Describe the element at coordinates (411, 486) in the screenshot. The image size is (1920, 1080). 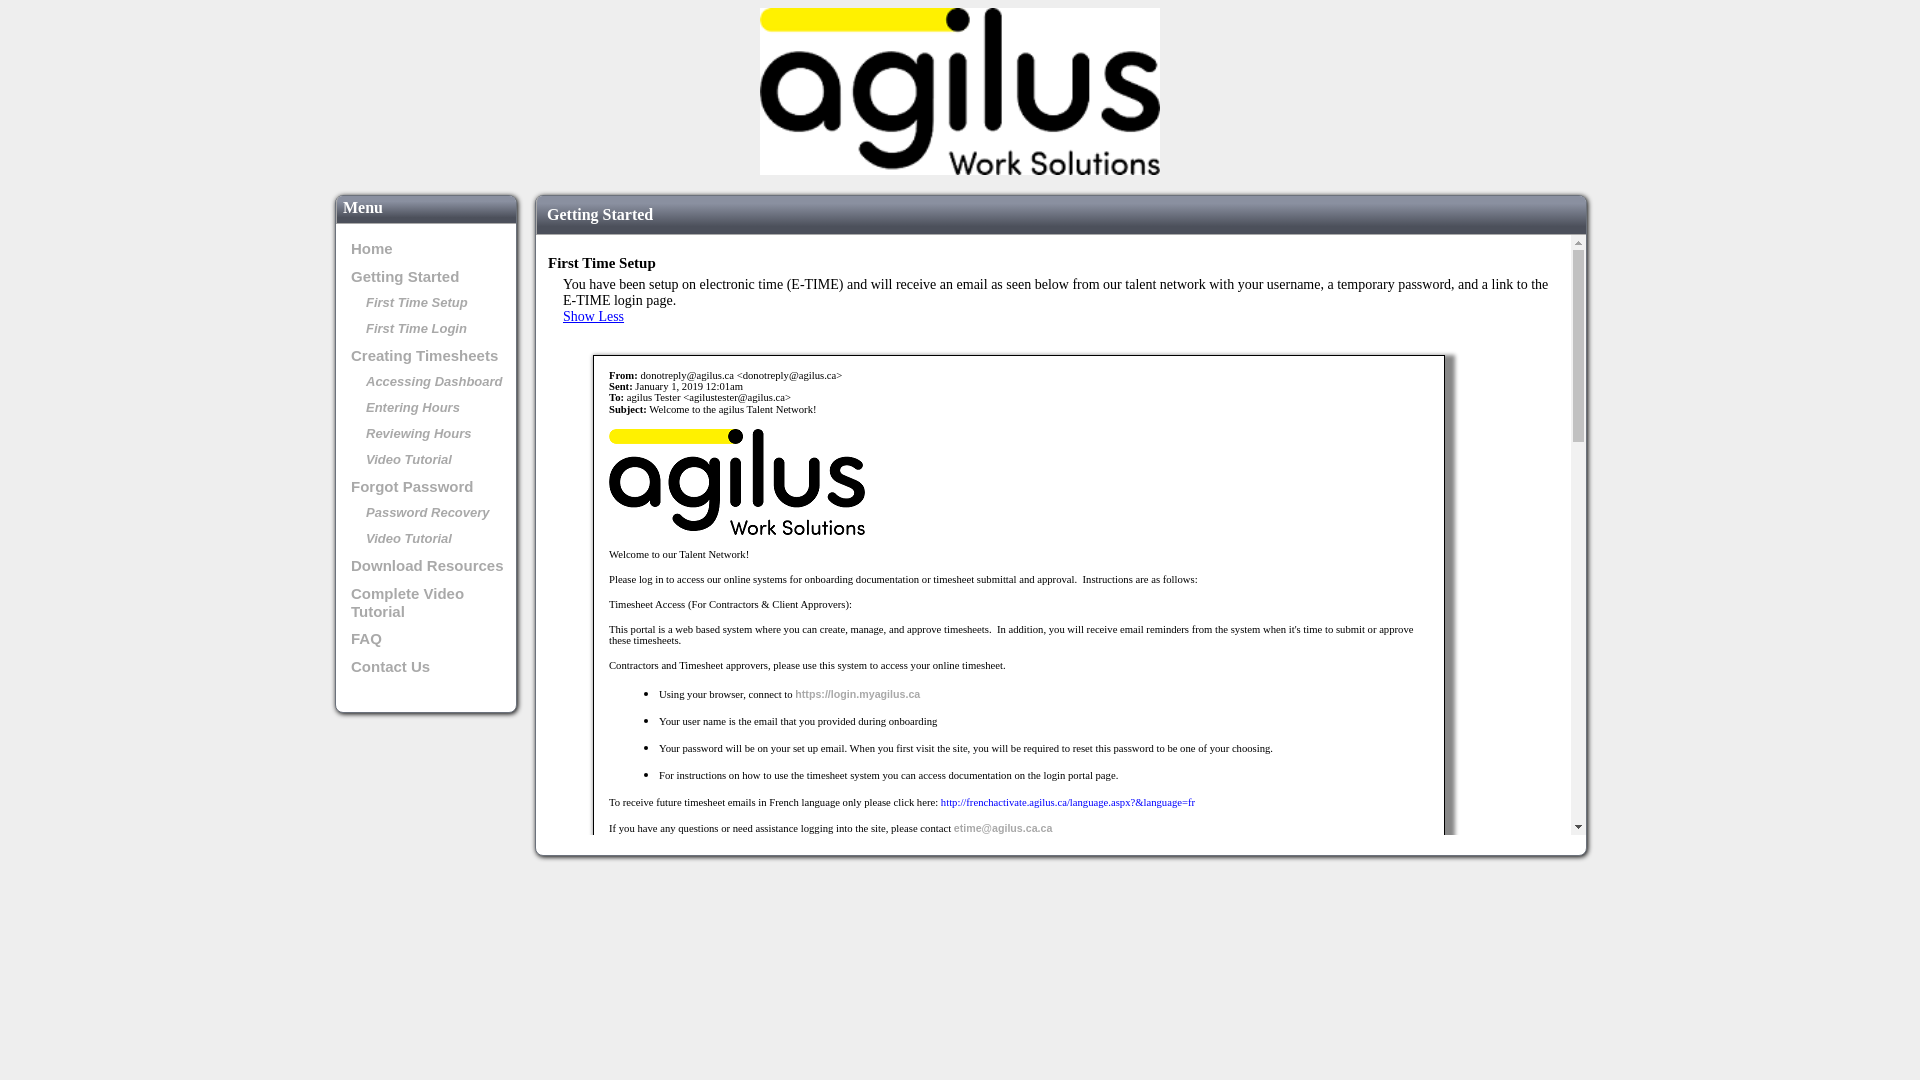
I see `'Forgot Password'` at that location.